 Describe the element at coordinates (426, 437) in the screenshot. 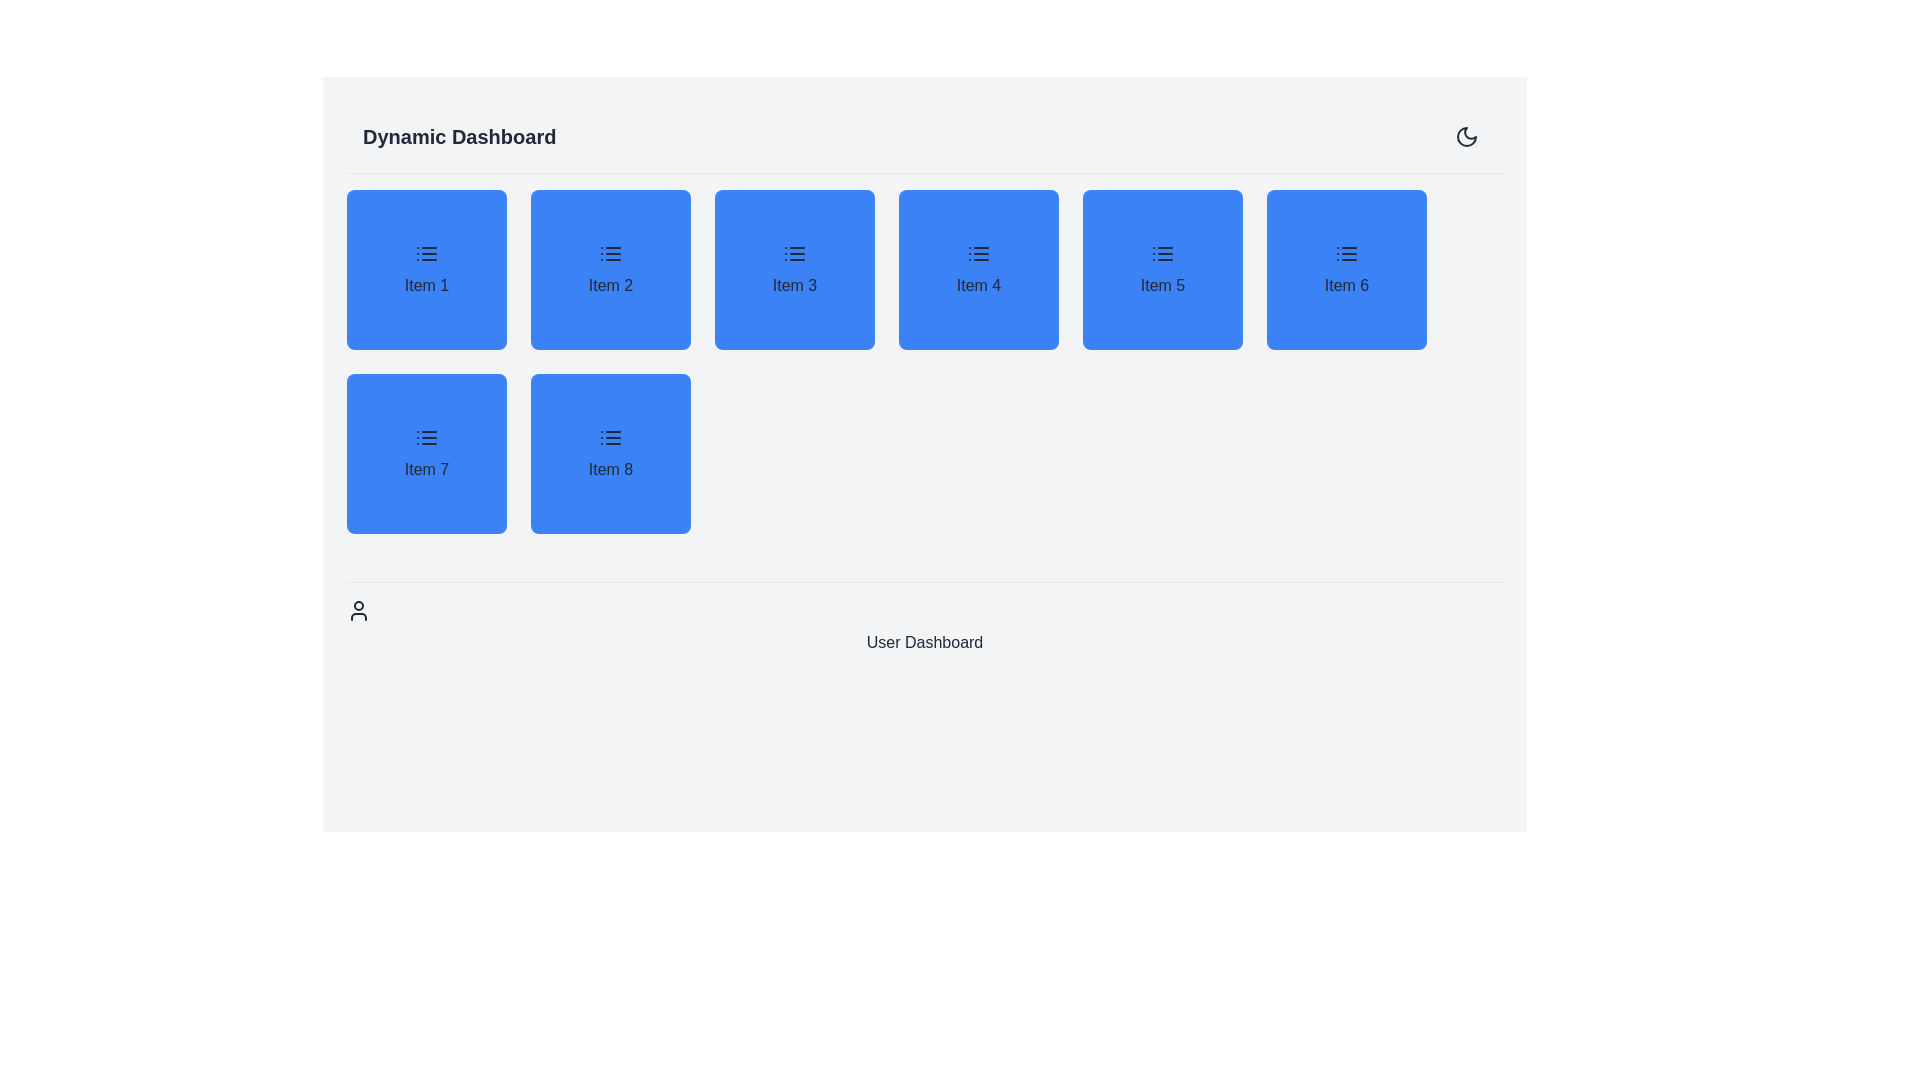

I see `the icon representing 'Item 7' located within the blue tile in the bottom-left part of the dashboard` at that location.